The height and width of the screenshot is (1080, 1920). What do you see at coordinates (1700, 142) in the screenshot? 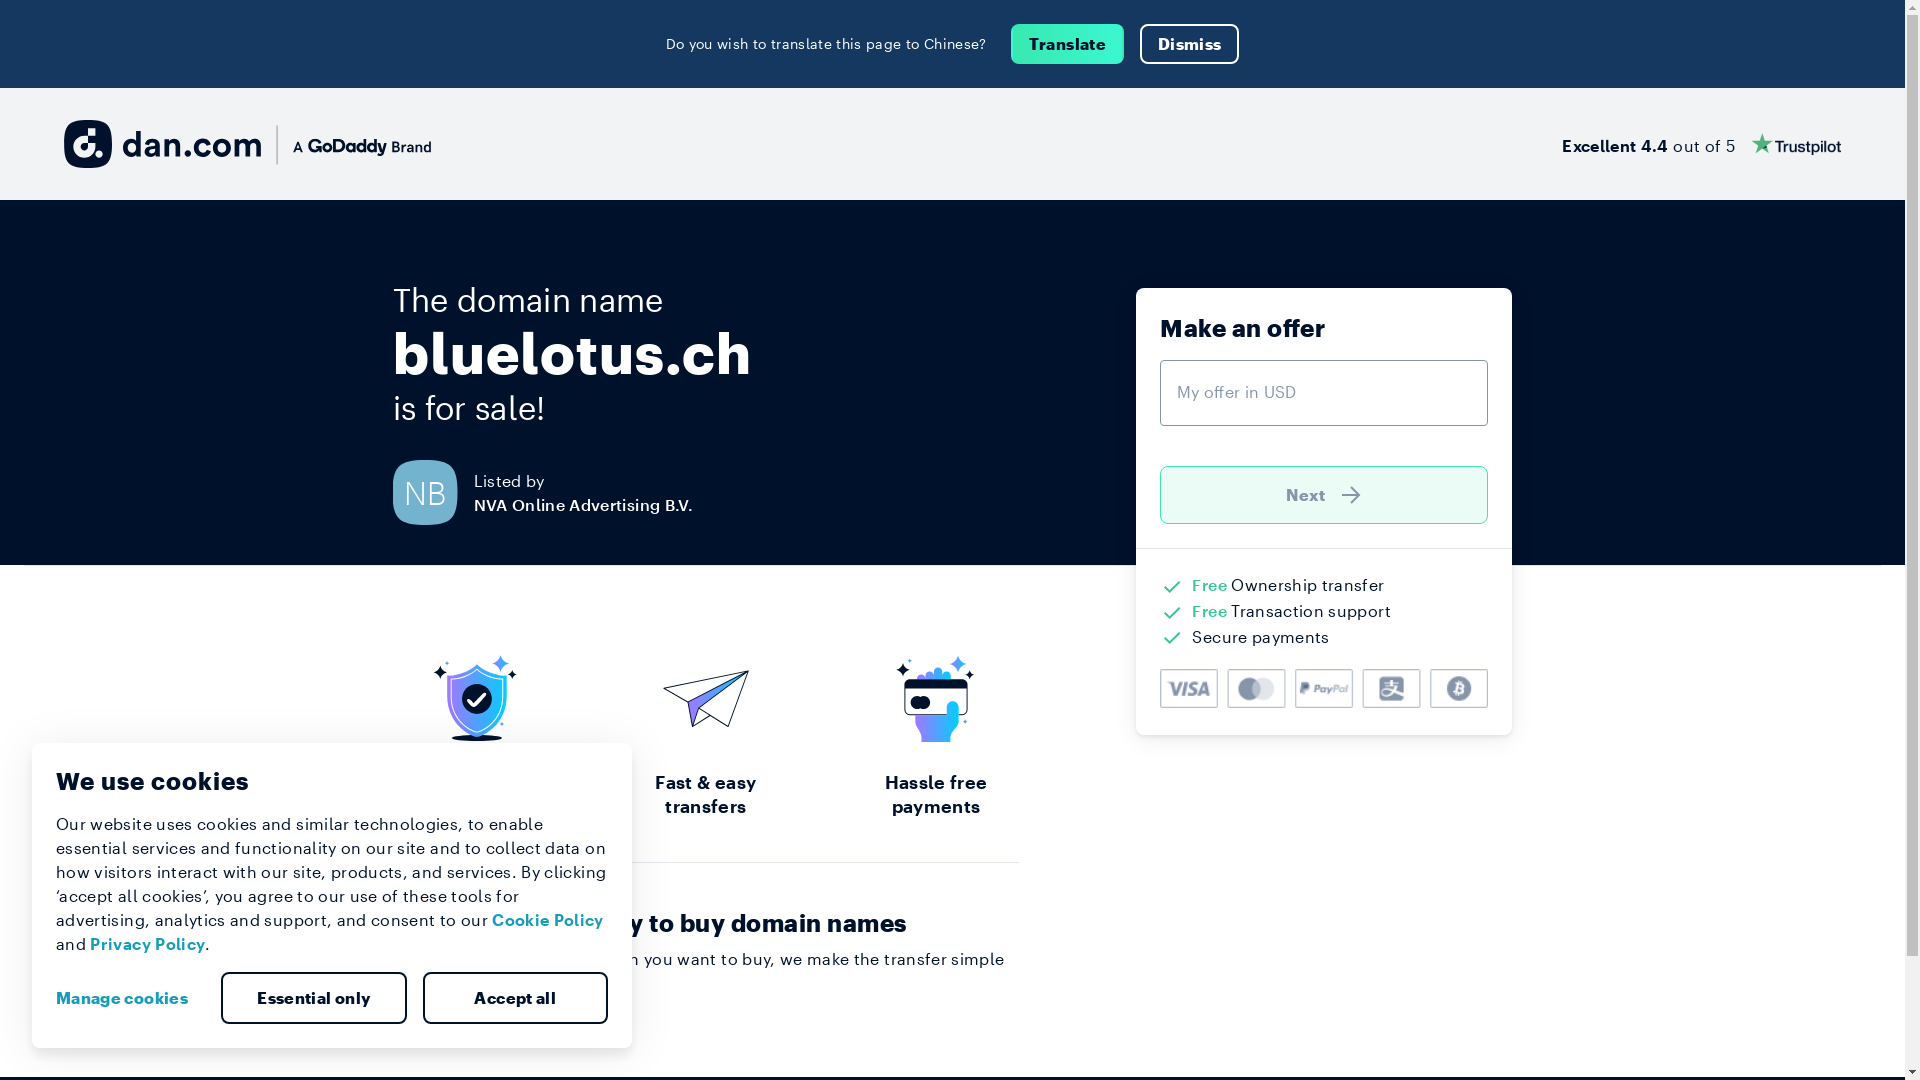
I see `'Excellent 4.4 out of 5'` at bounding box center [1700, 142].